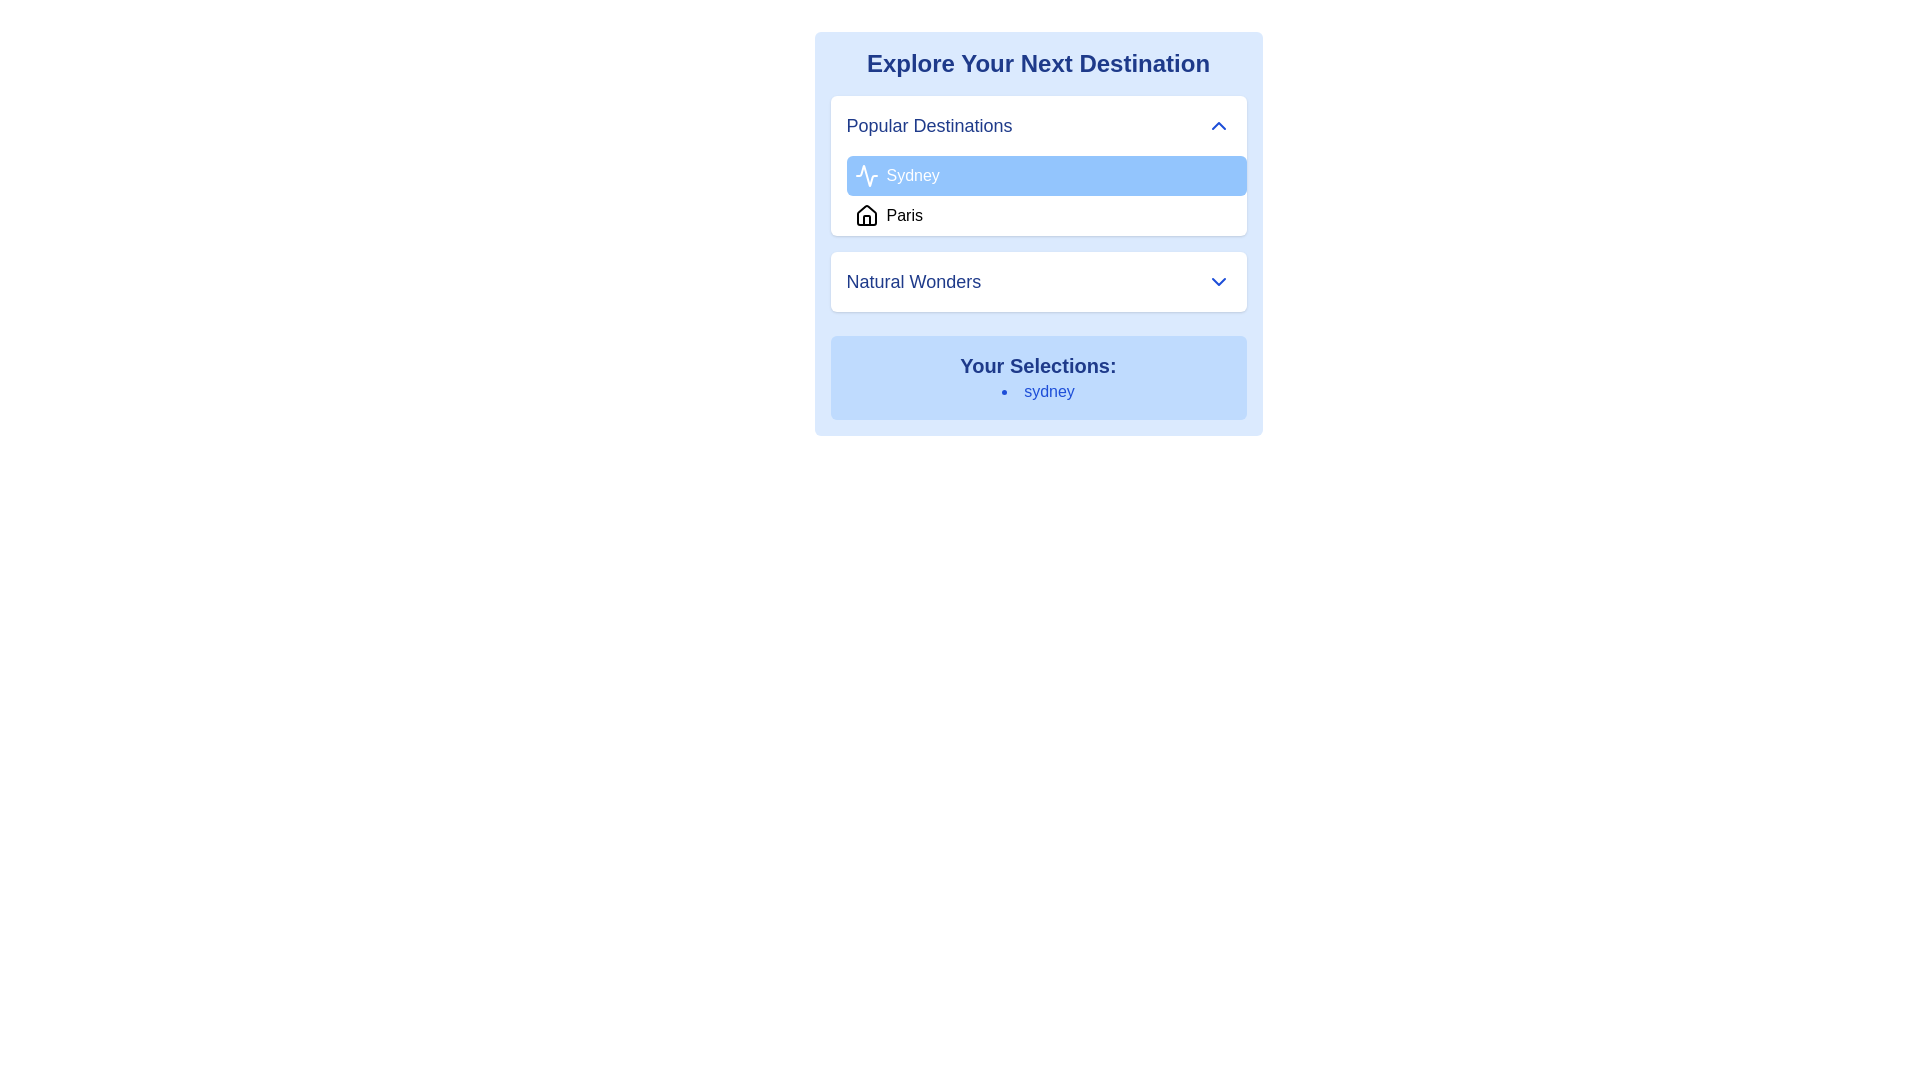 This screenshot has height=1080, width=1920. What do you see at coordinates (866, 175) in the screenshot?
I see `the waveform icon within the 'Sydney' option in the 'Popular Destinations' dropdown list` at bounding box center [866, 175].